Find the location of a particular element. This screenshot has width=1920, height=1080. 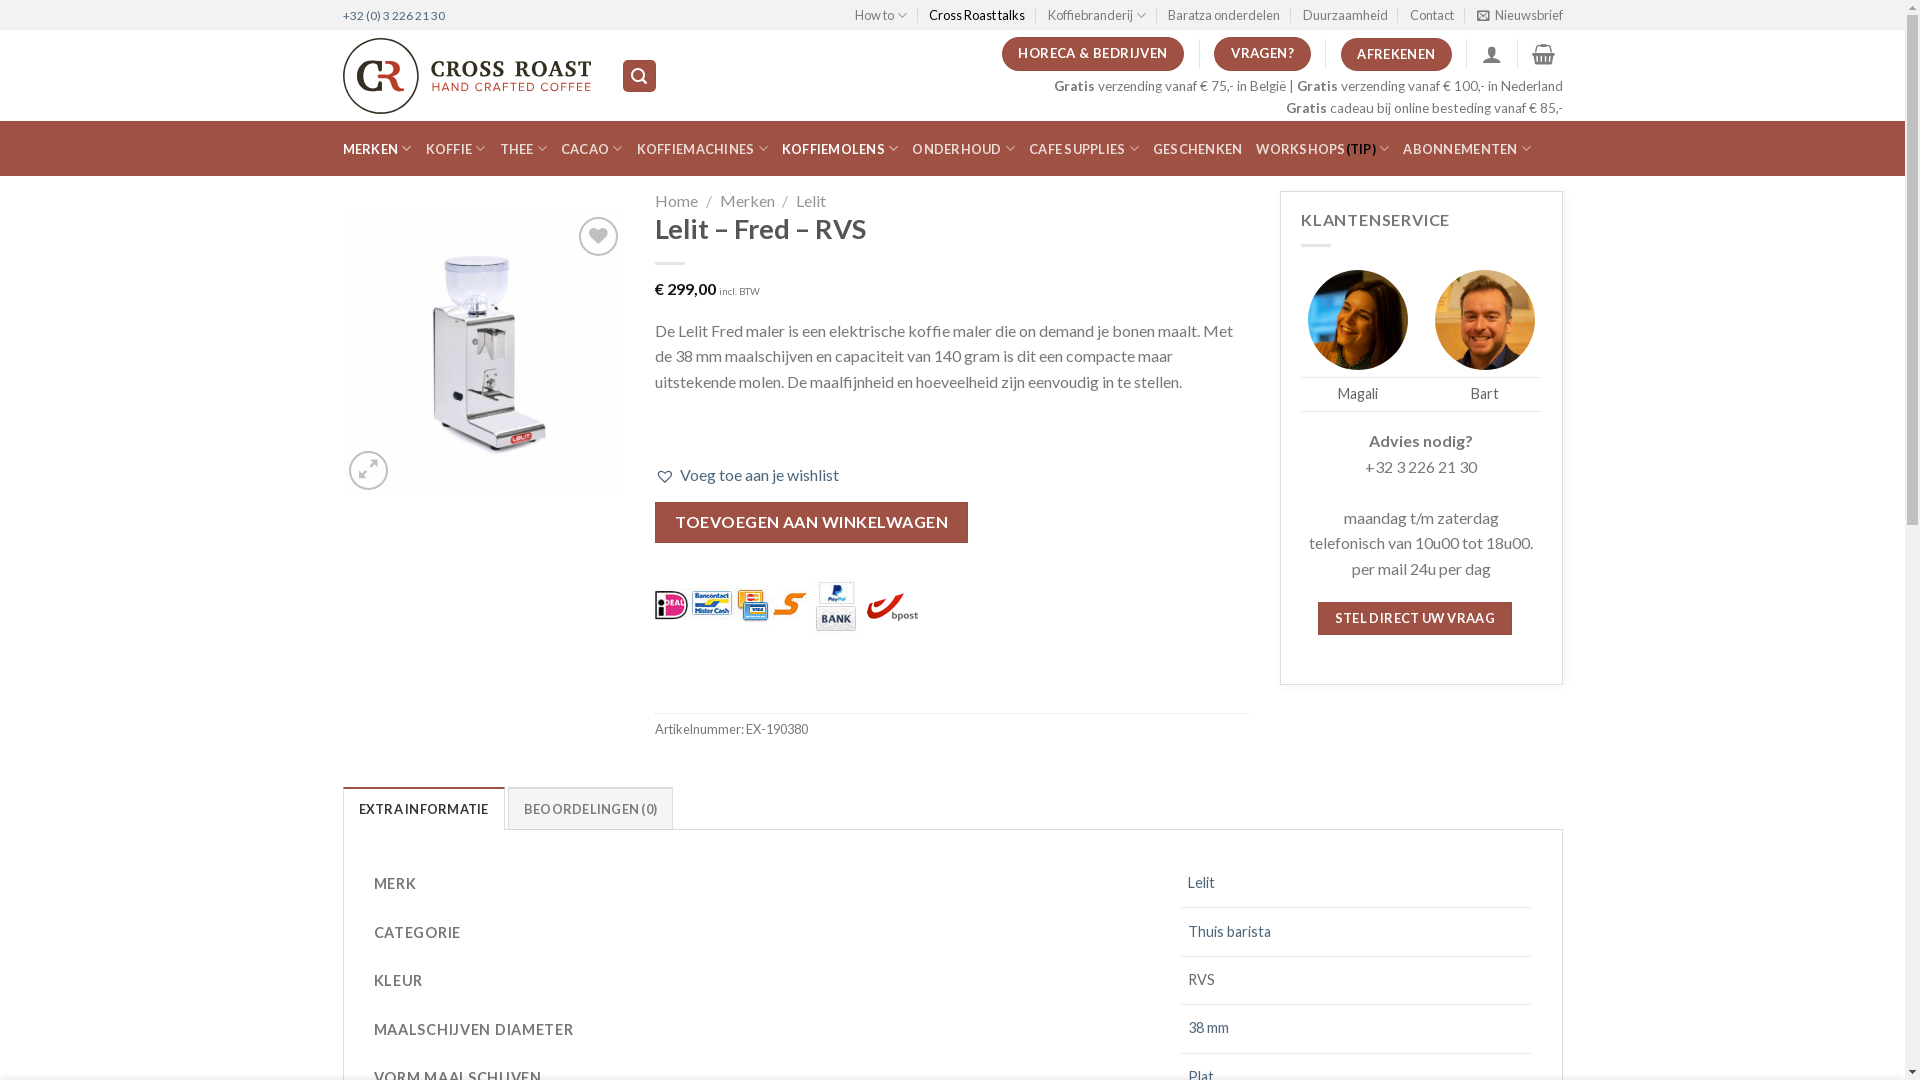

'+32 (0) 3 226 21 30' is located at coordinates (393, 15).